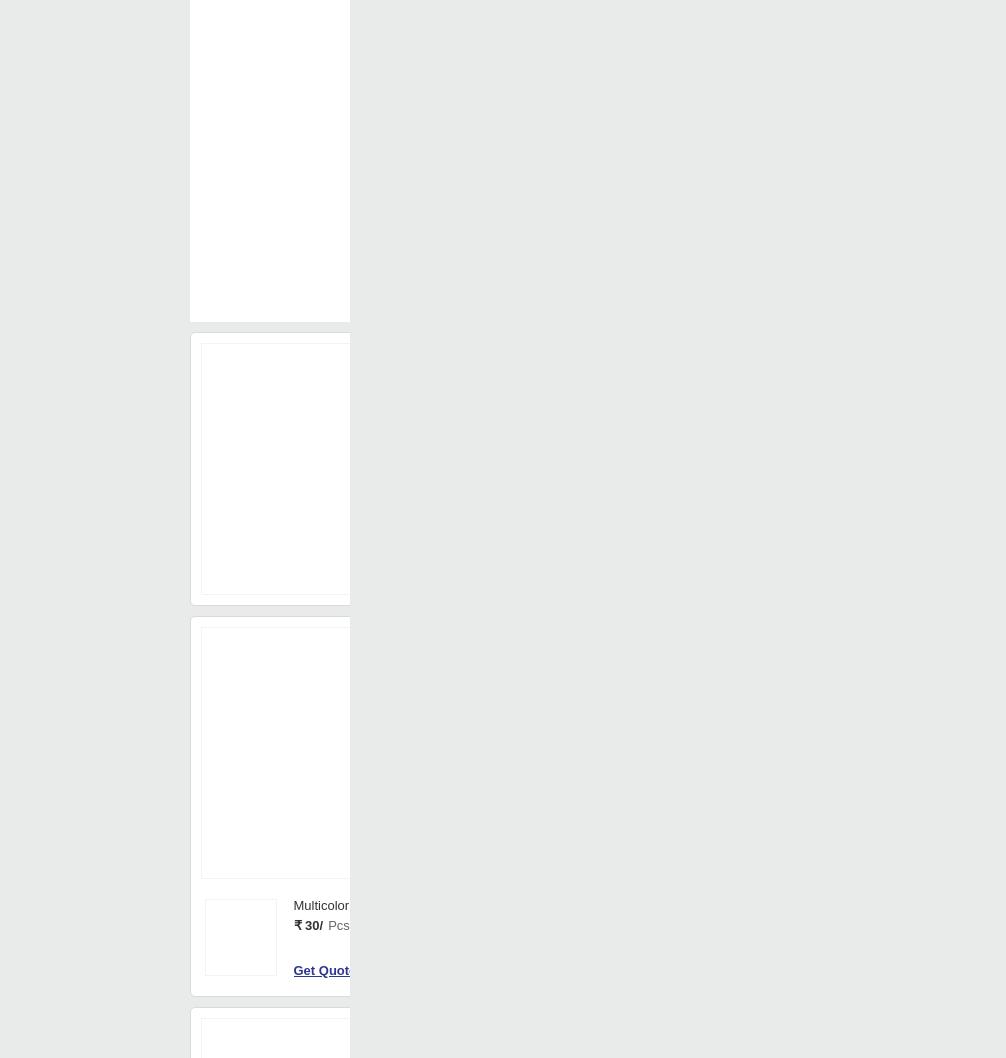 This screenshot has width=1006, height=1058. I want to click on 'Round Acrylic Lit Flange, 4 - 6 Inches, Size: 18x18 Inches', so click(721, 636).